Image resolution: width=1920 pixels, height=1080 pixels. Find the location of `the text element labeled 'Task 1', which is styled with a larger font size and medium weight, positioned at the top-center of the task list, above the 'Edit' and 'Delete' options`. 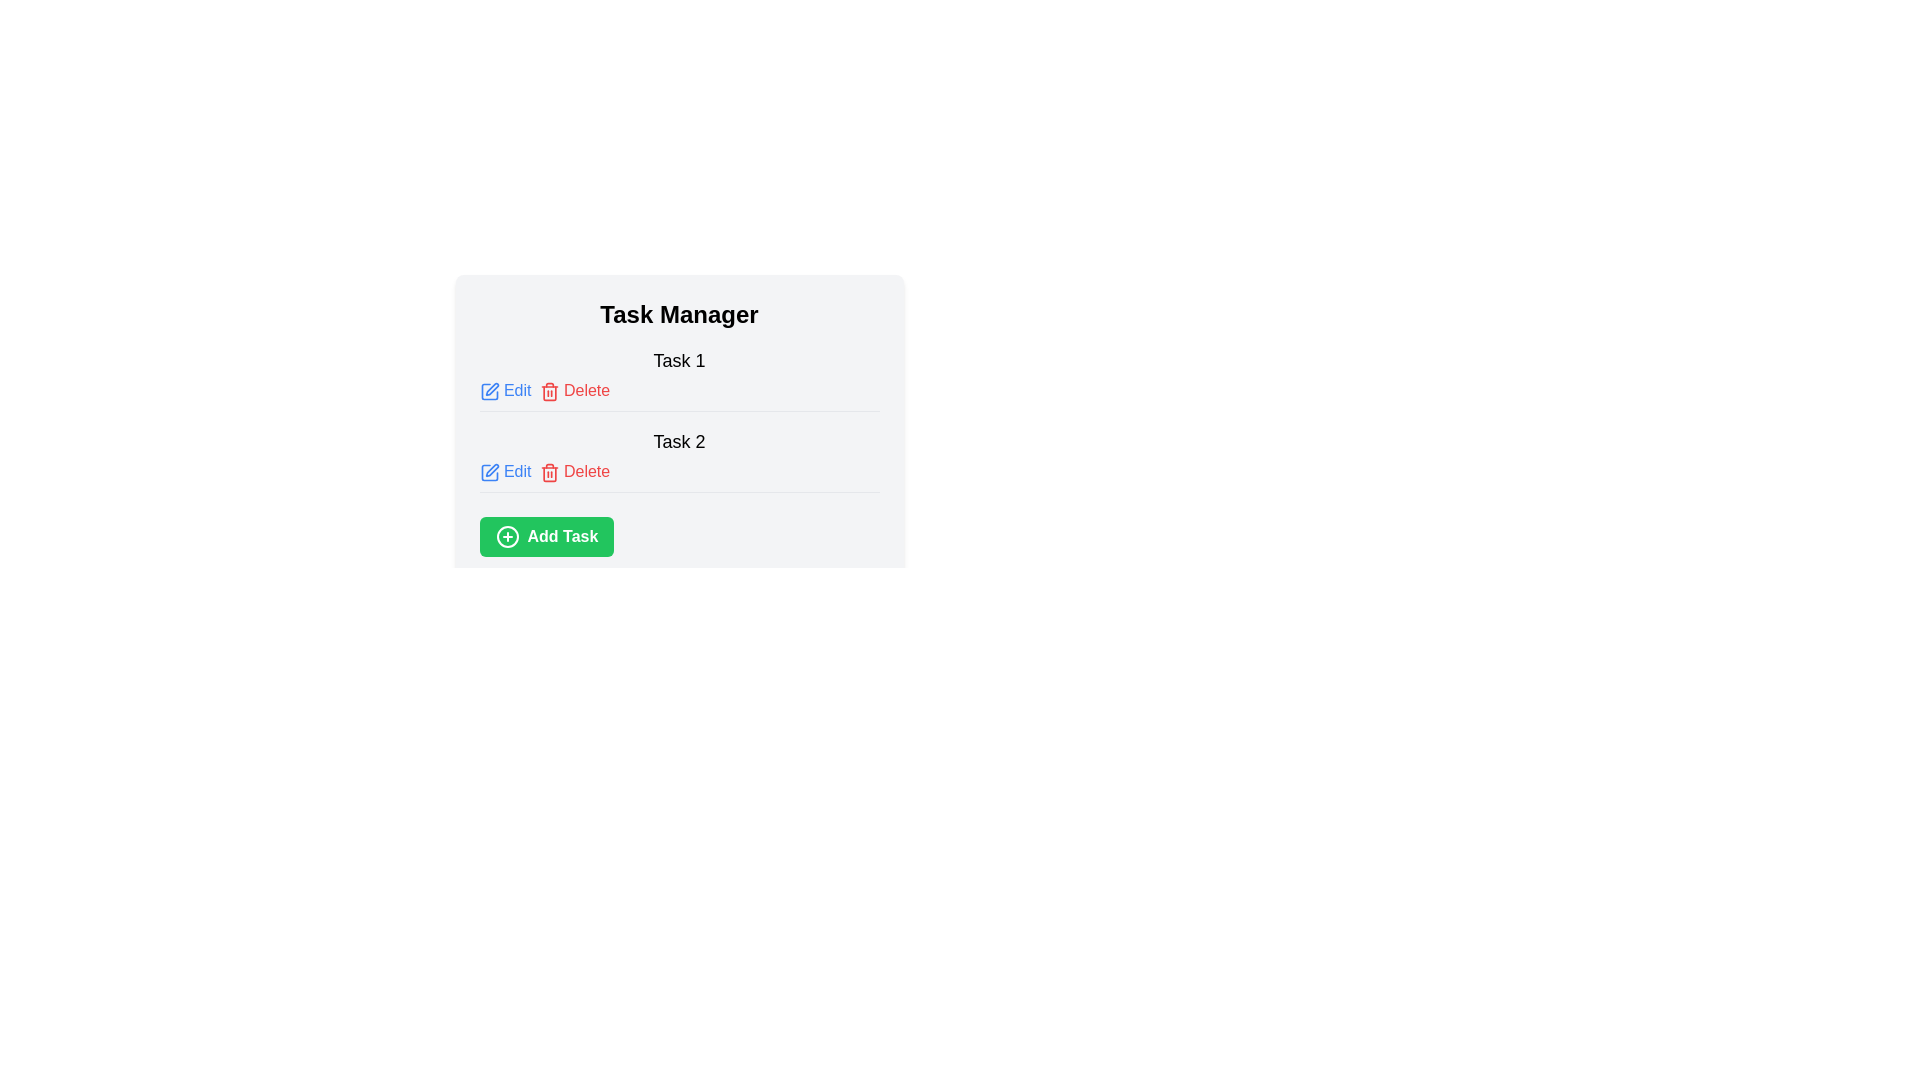

the text element labeled 'Task 1', which is styled with a larger font size and medium weight, positioned at the top-center of the task list, above the 'Edit' and 'Delete' options is located at coordinates (679, 361).